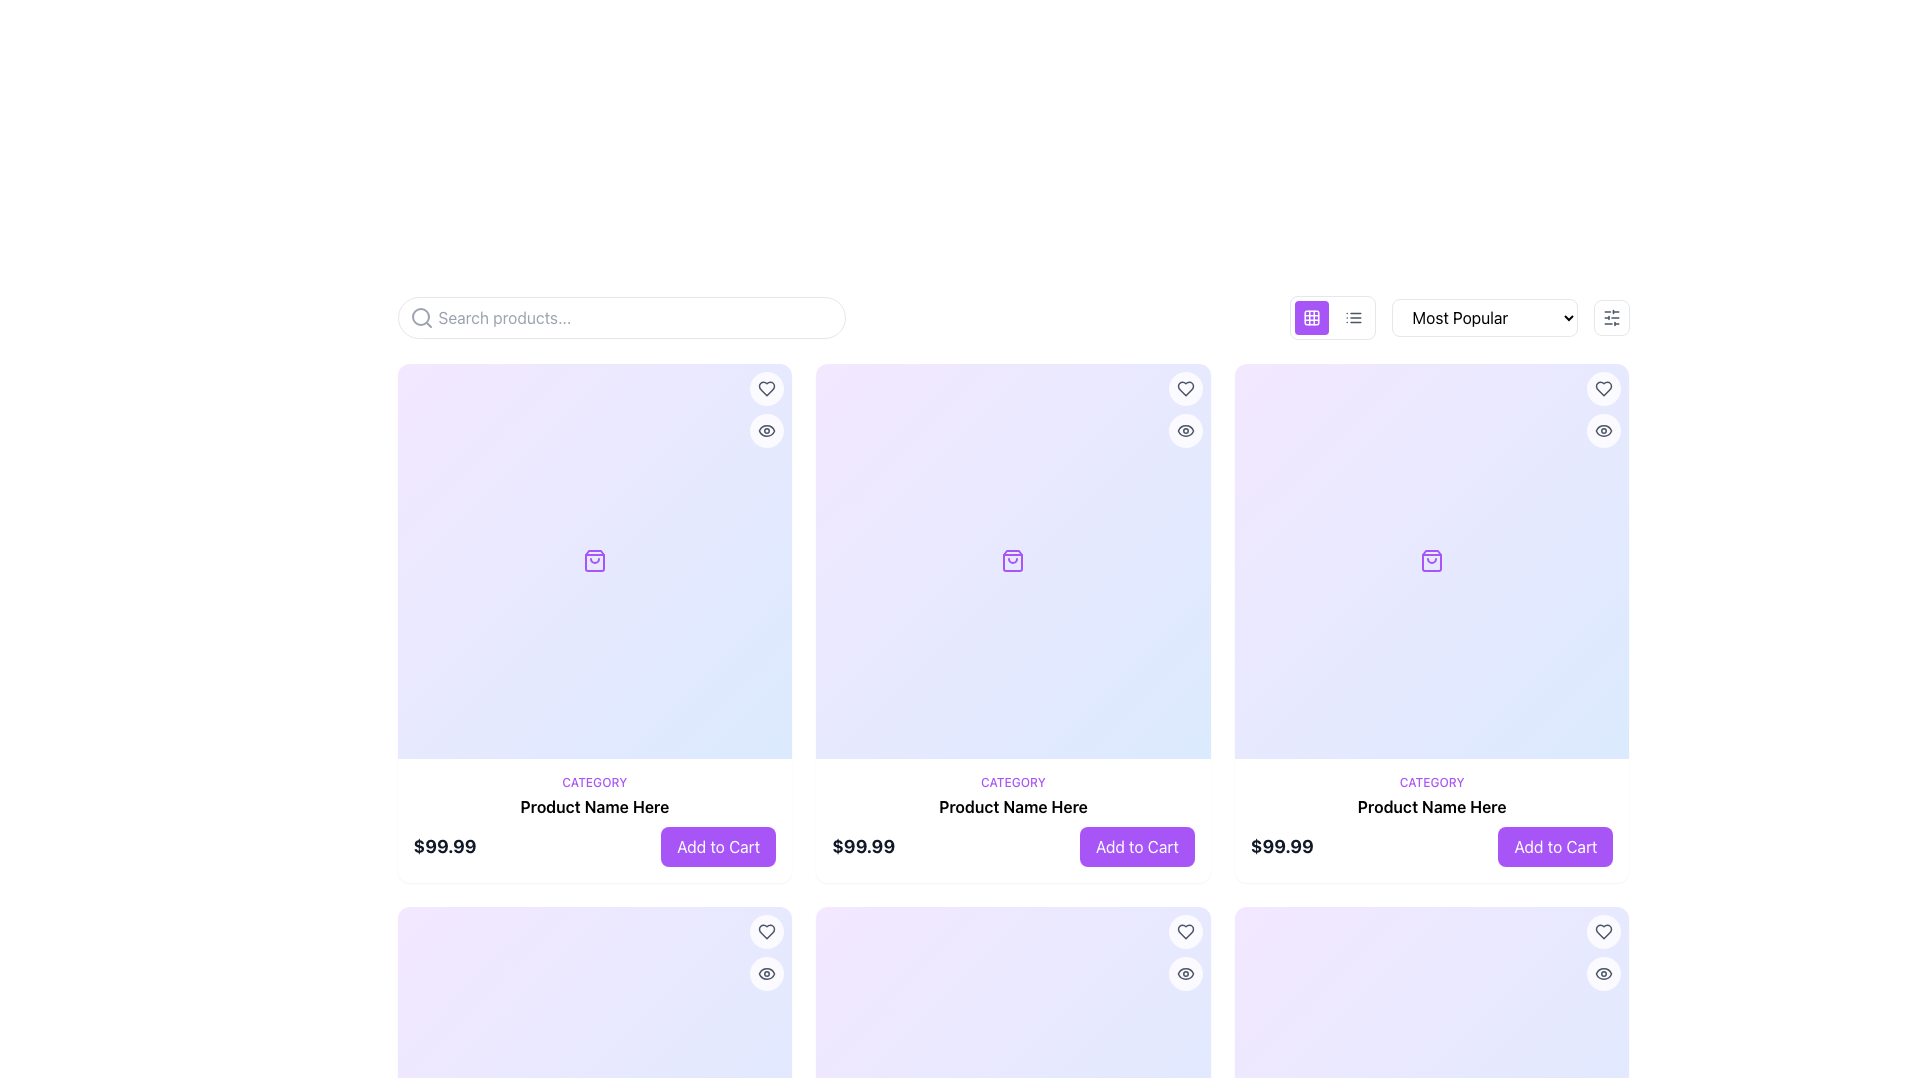 Image resolution: width=1920 pixels, height=1080 pixels. I want to click on the elliptical eye-shaped icon with a hollow center, located in the top-right portion of a card, just to the left of a heart icon, so click(1185, 430).